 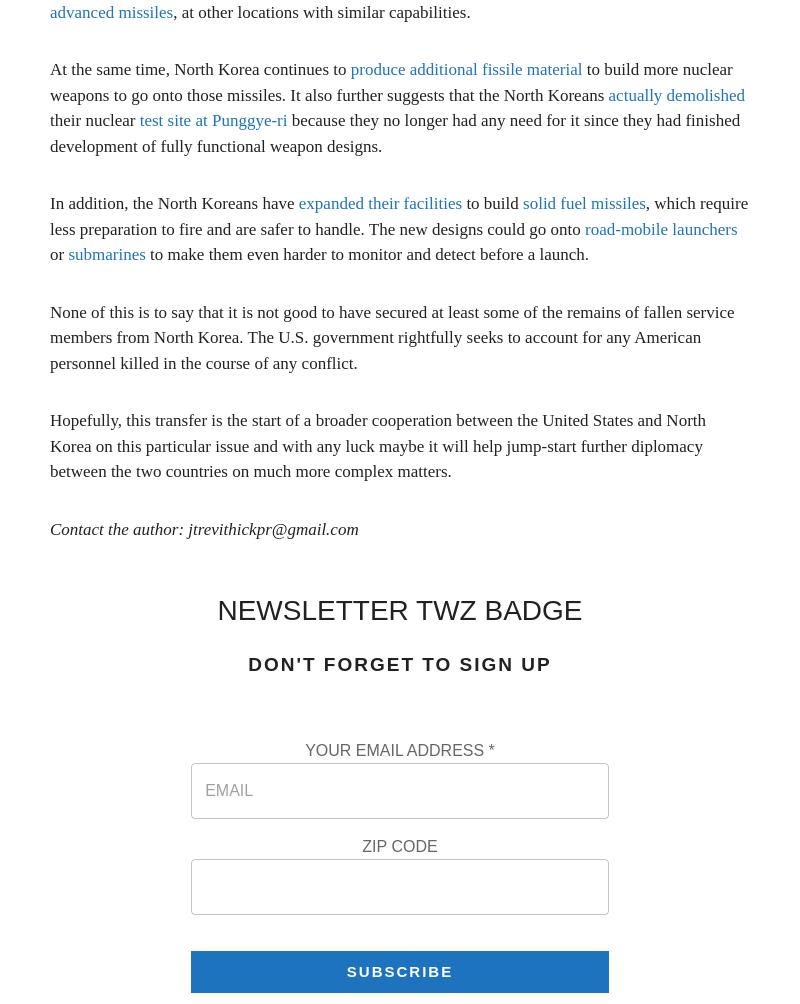 I want to click on '*', so click(x=491, y=755).